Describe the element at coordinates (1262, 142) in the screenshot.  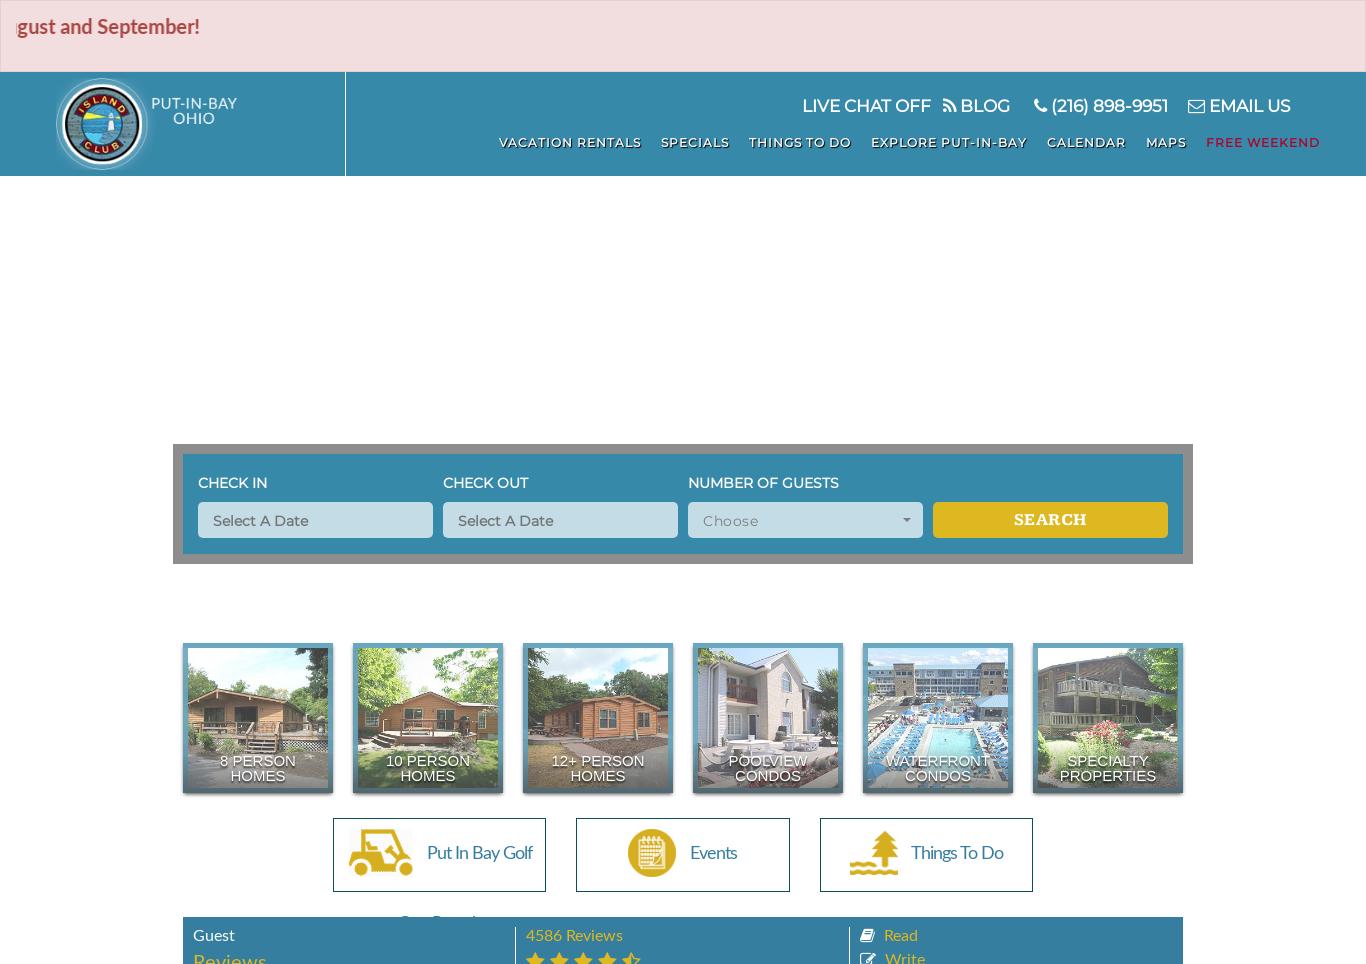
I see `'Free Weekend'` at that location.